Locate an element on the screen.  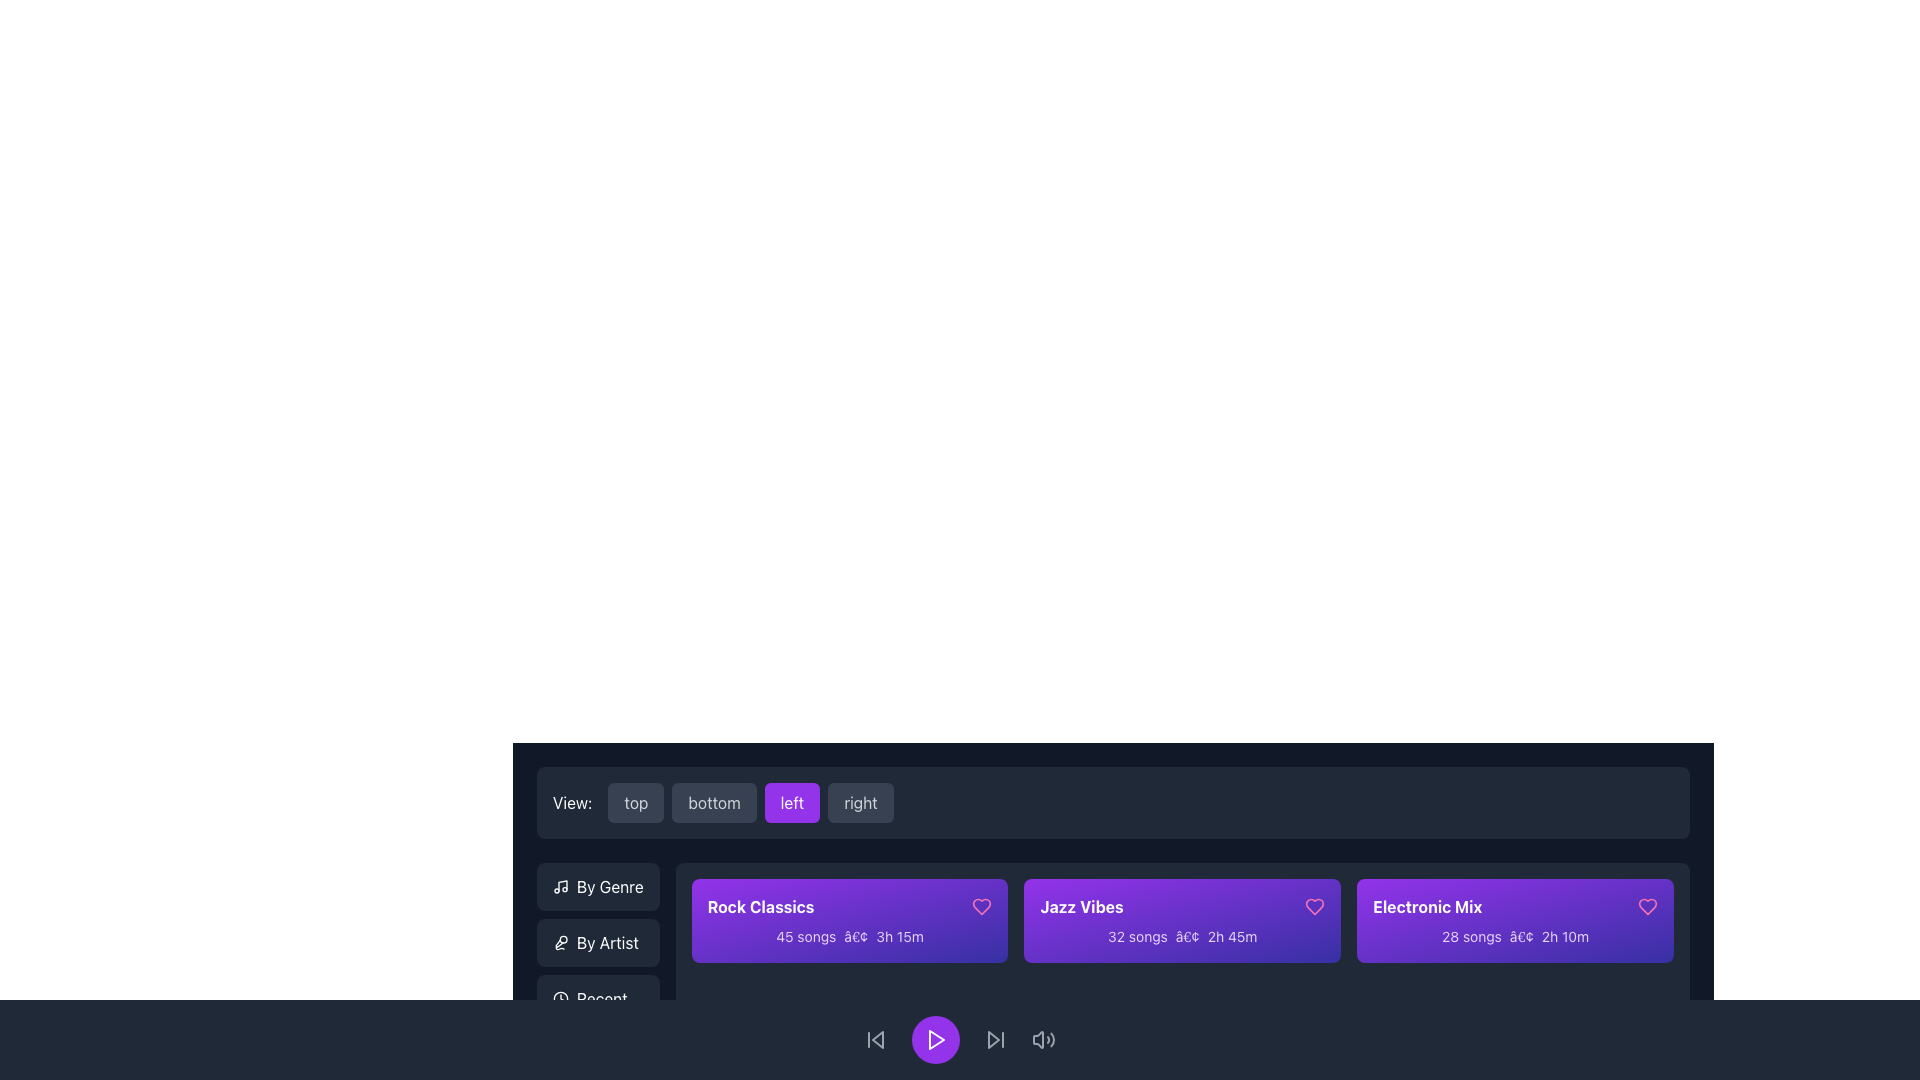
the icon button resembling a backward arrow located in the bottom control bar to skip to the previous track is located at coordinates (875, 1039).